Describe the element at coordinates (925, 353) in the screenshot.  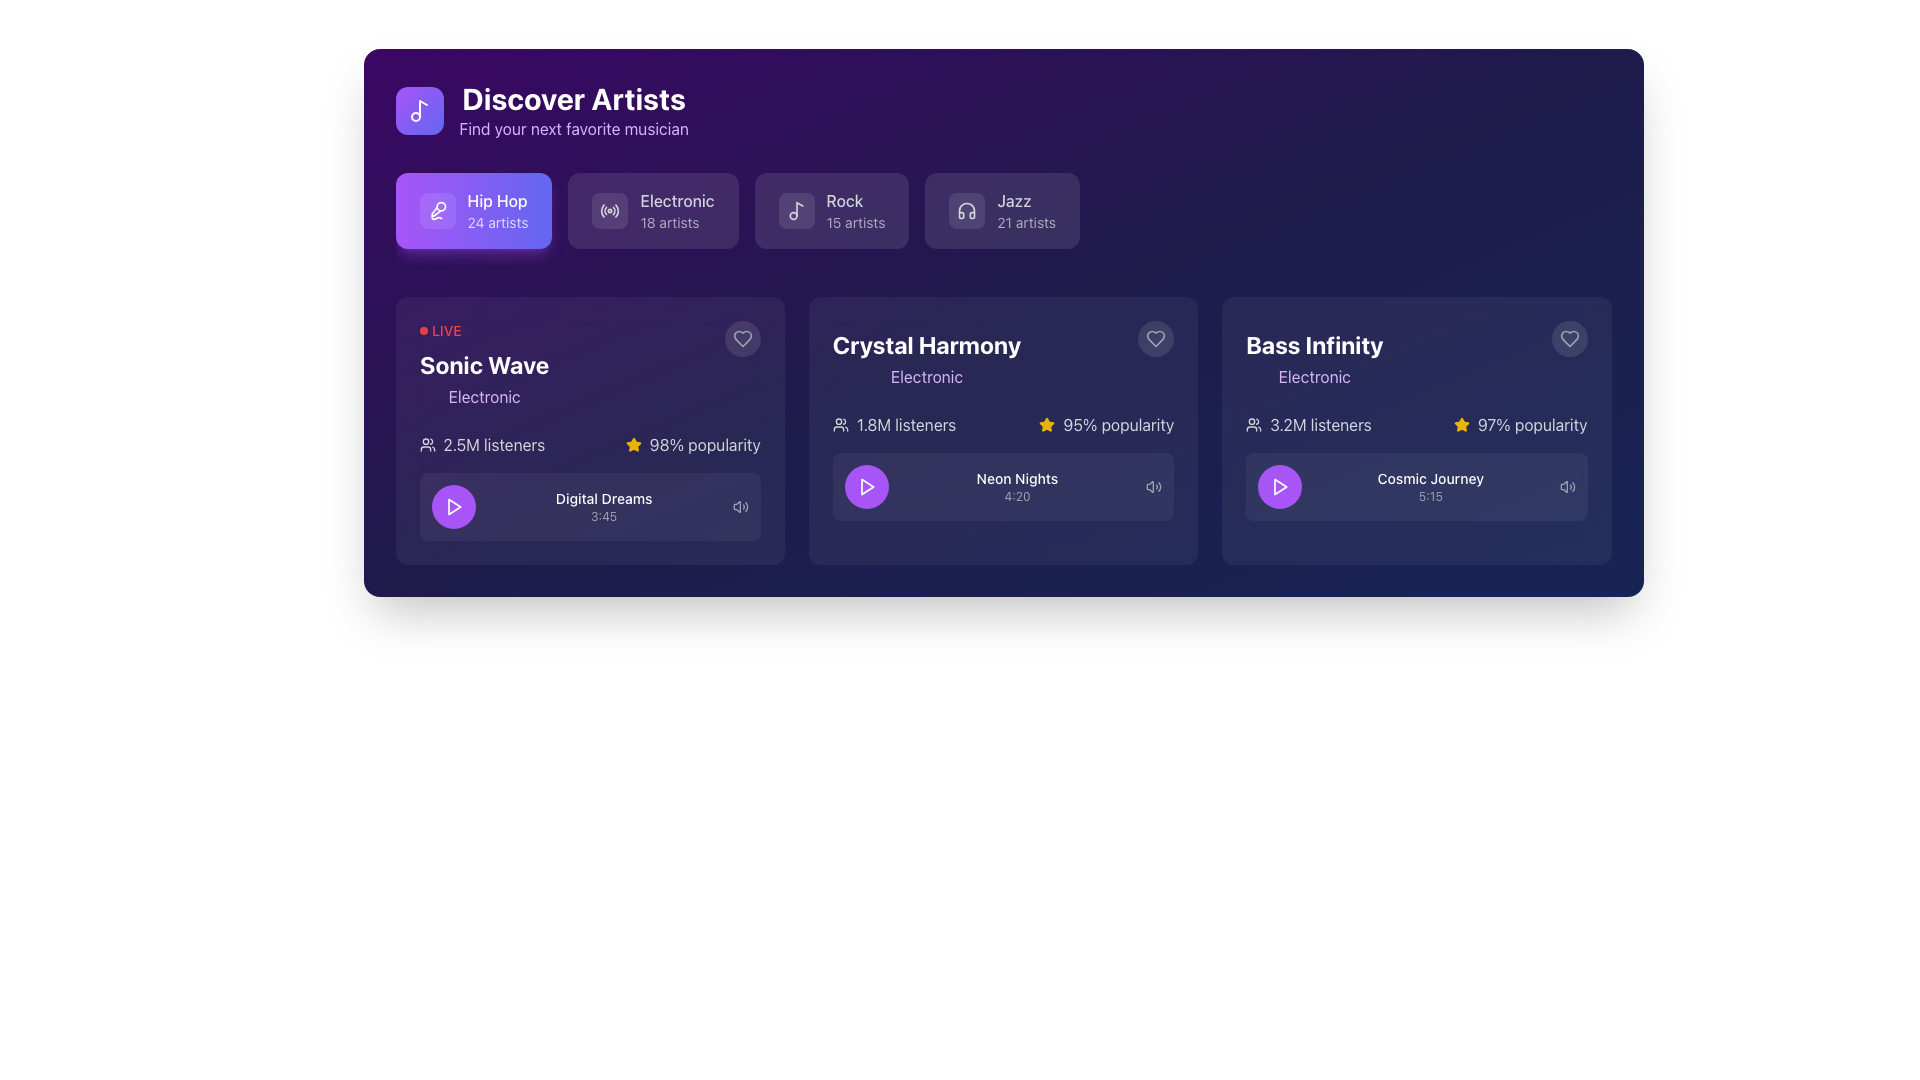
I see `the label/text that identifies the title and category of the featured content in the second card, located above the listener statistics and play button` at that location.